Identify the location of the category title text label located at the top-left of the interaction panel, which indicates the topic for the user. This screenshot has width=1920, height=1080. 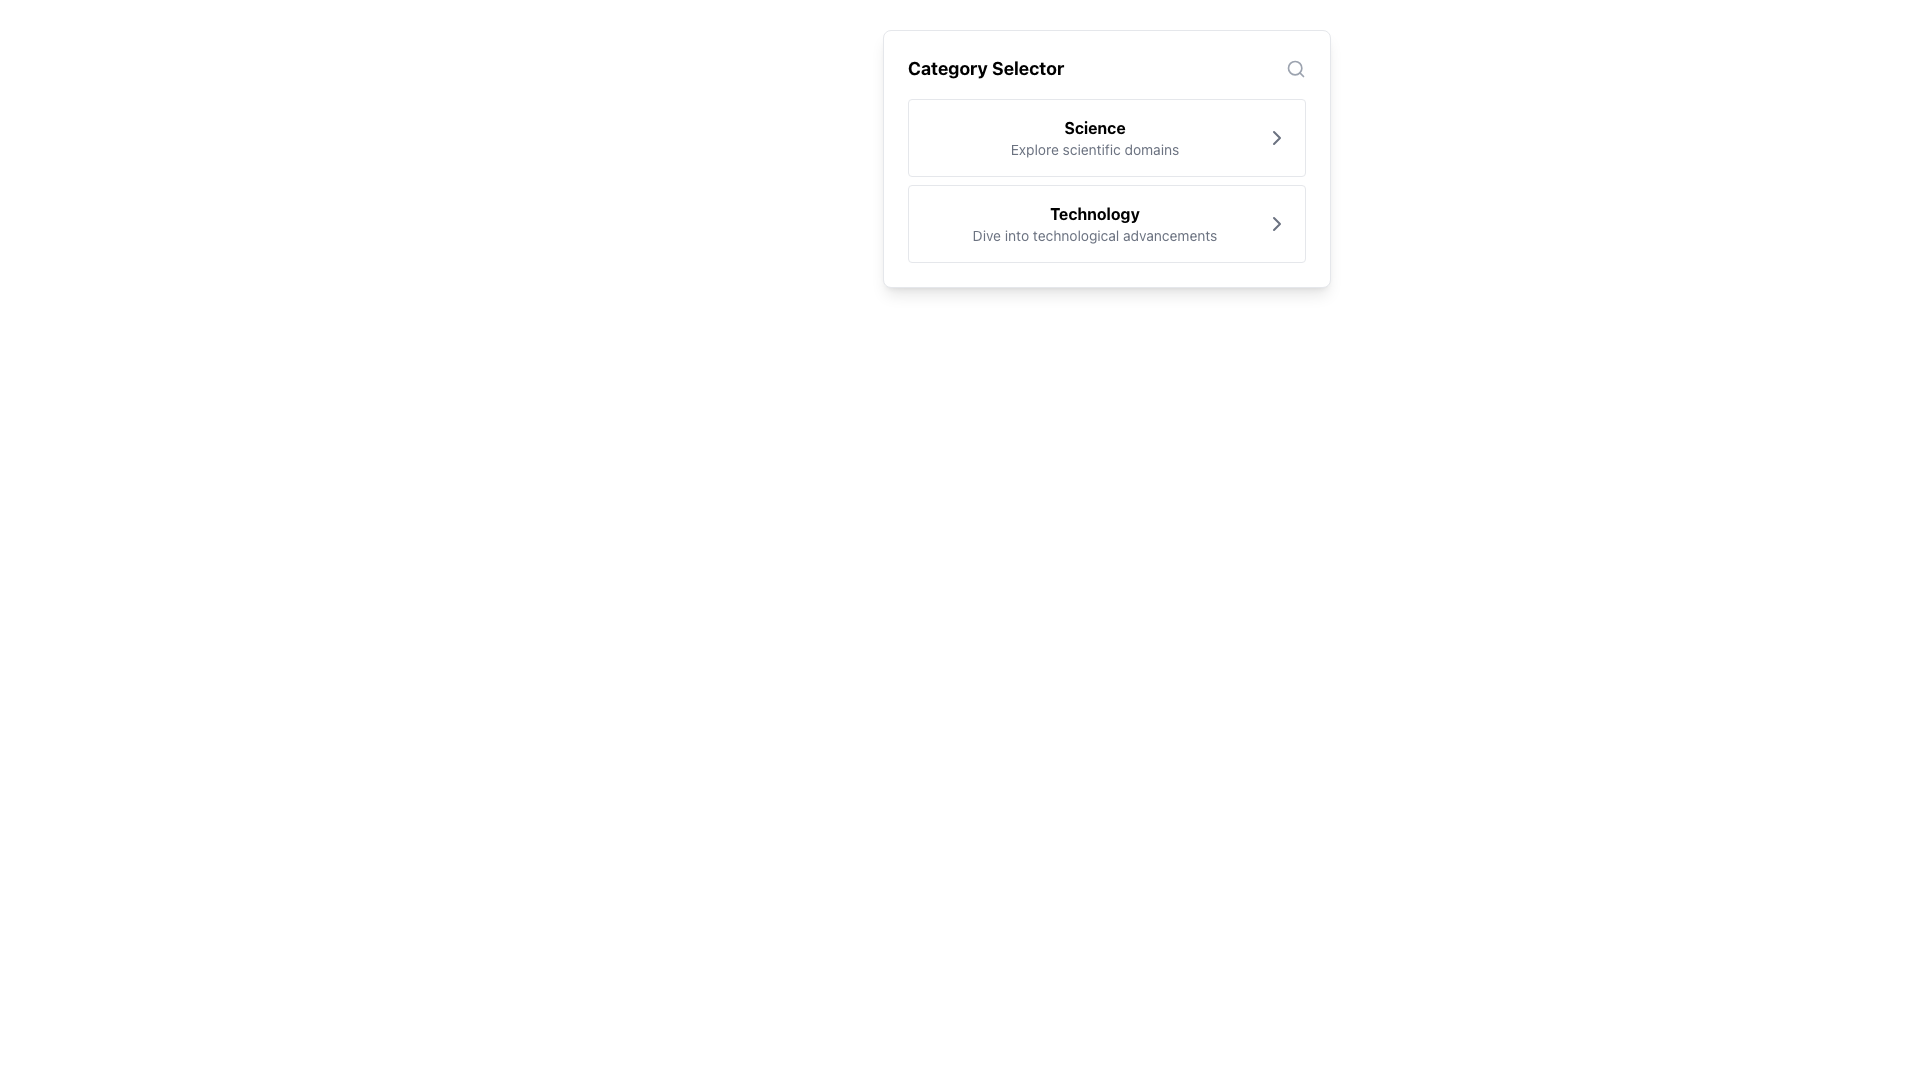
(1093, 127).